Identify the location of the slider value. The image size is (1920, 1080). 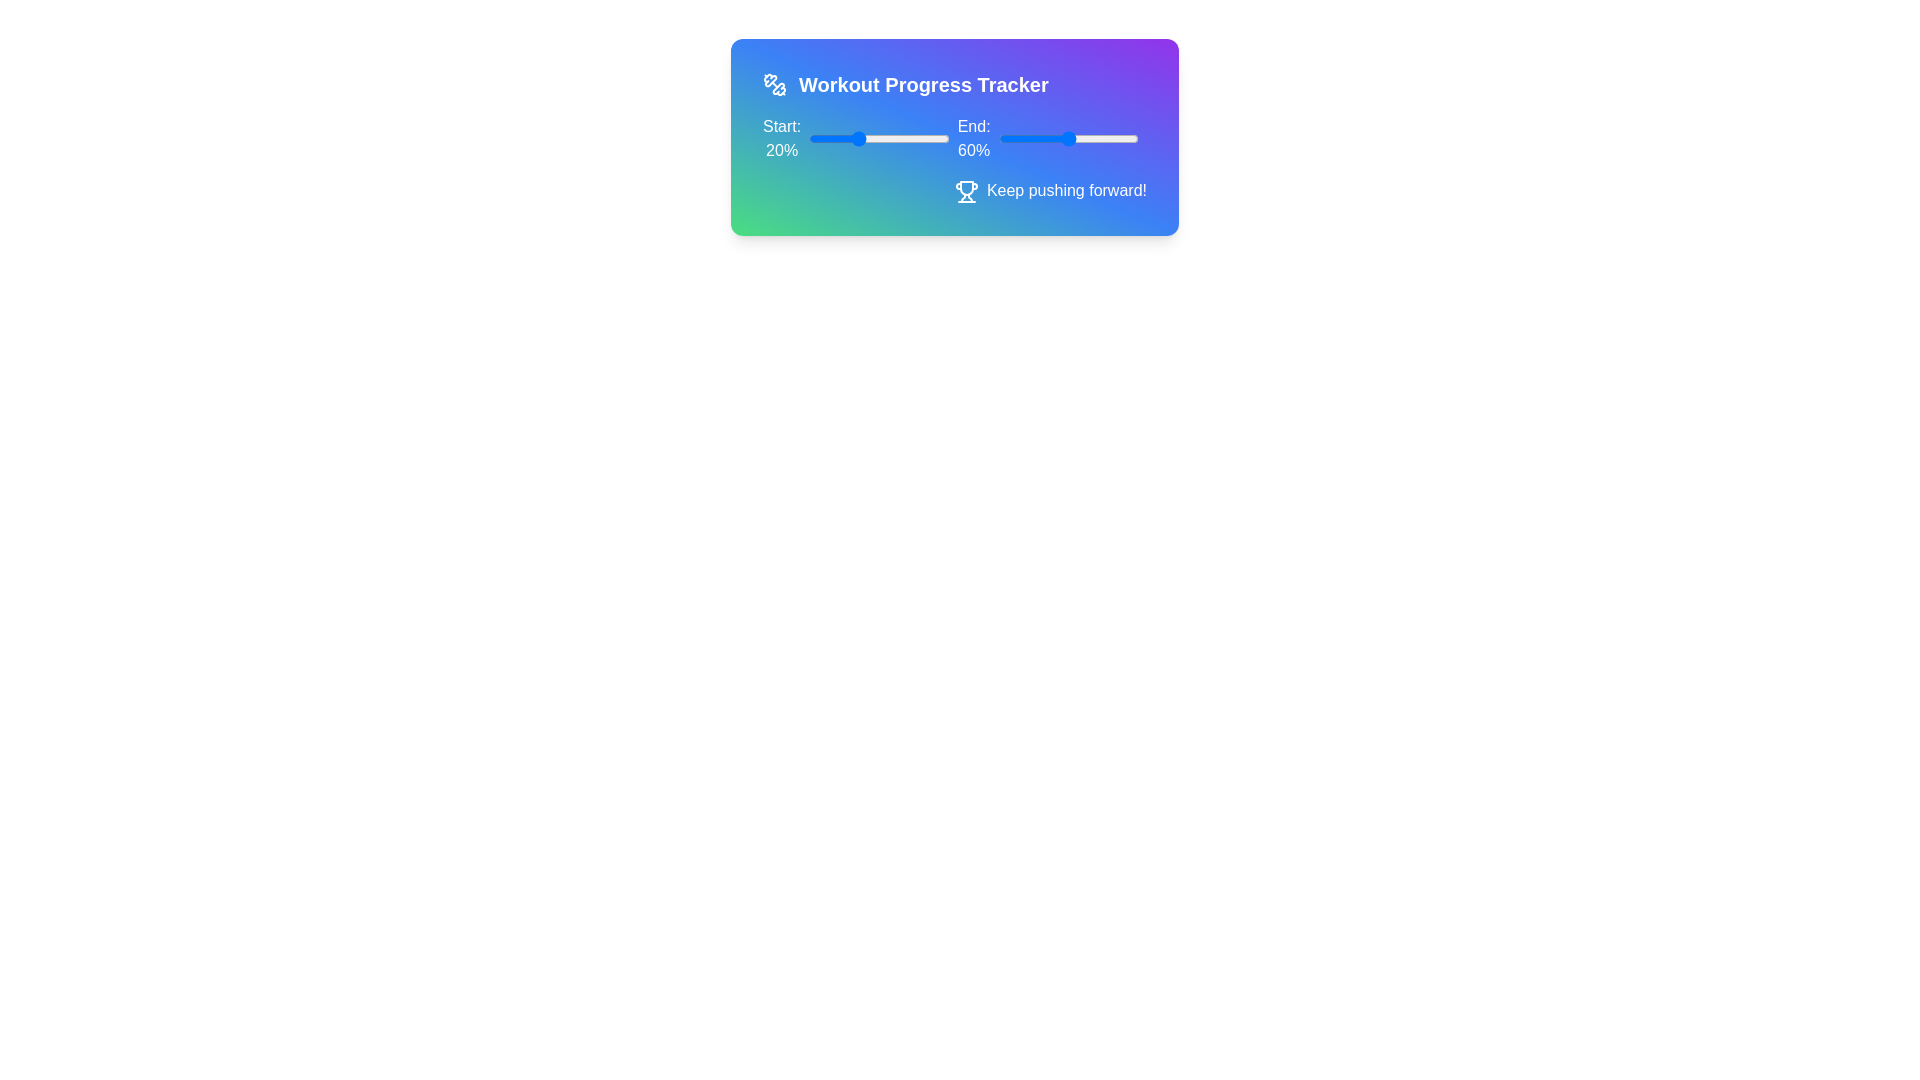
(832, 137).